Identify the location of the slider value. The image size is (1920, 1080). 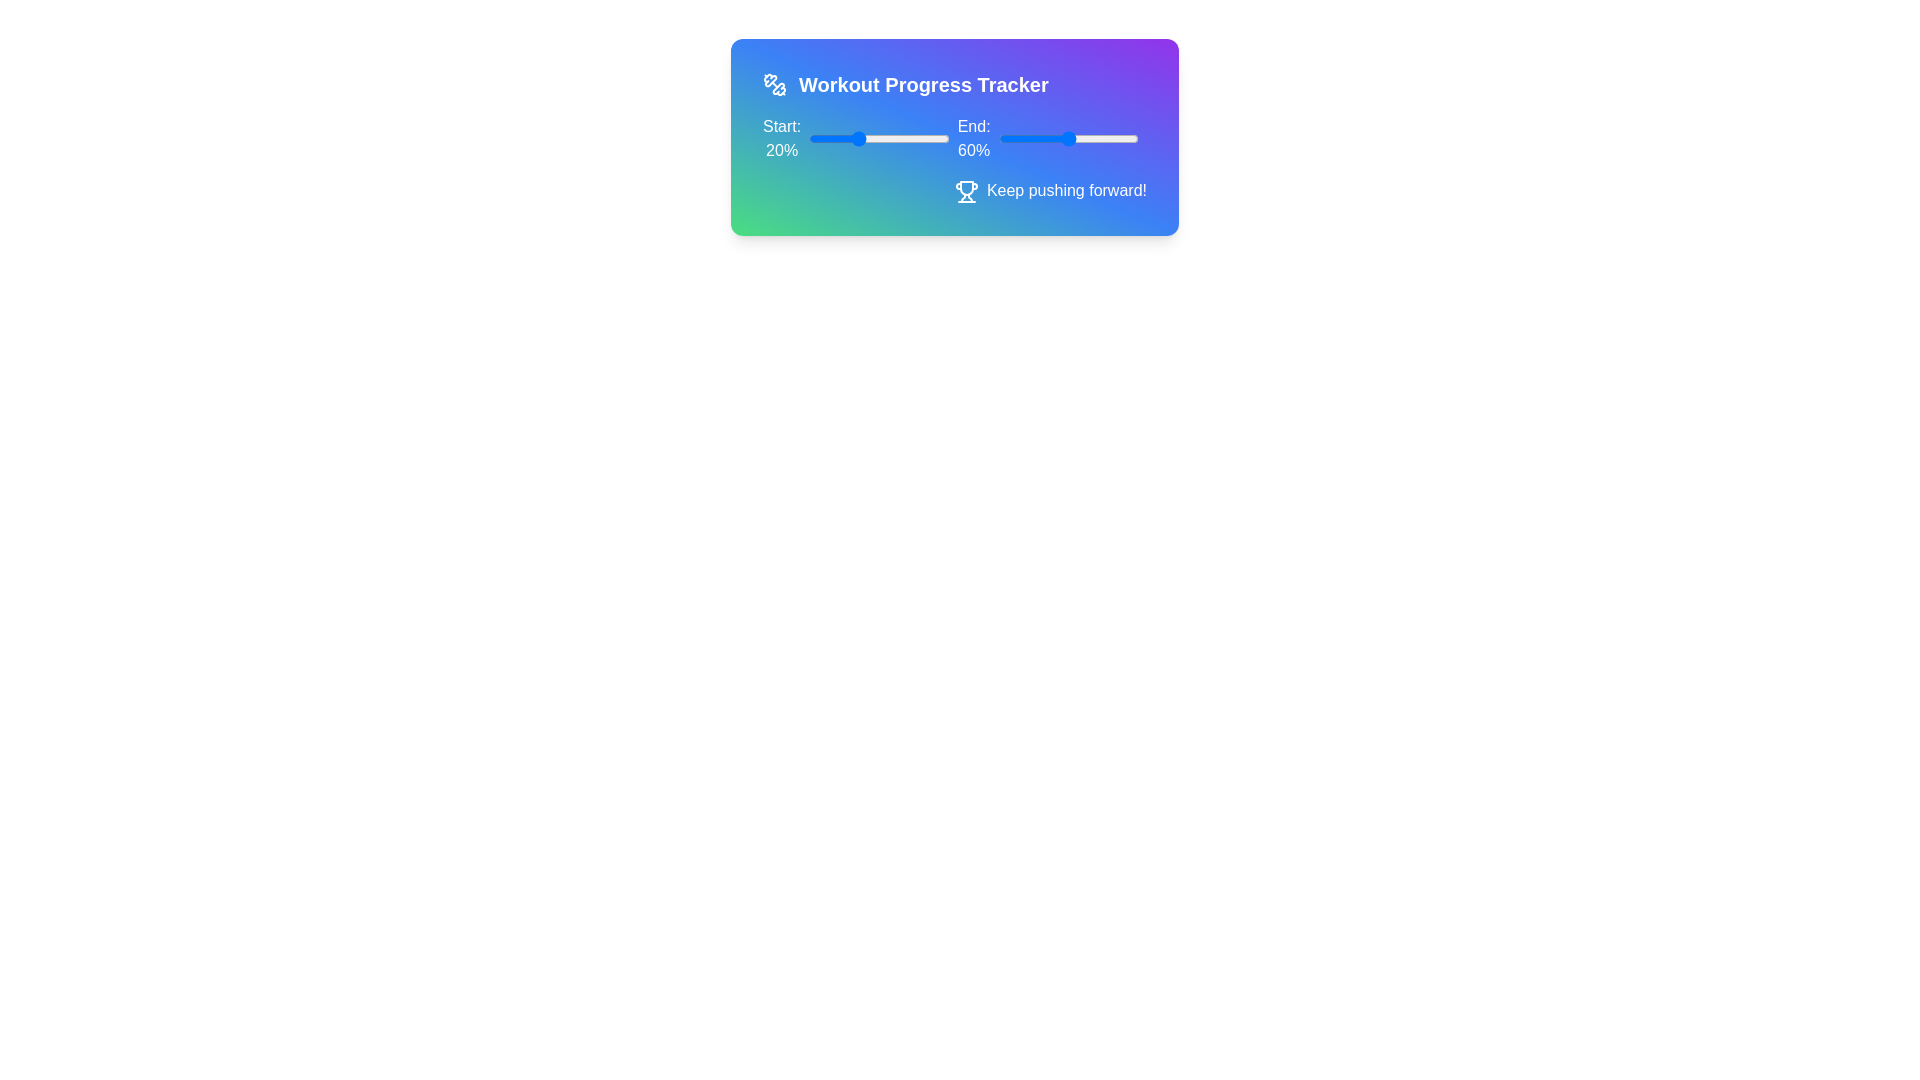
(832, 137).